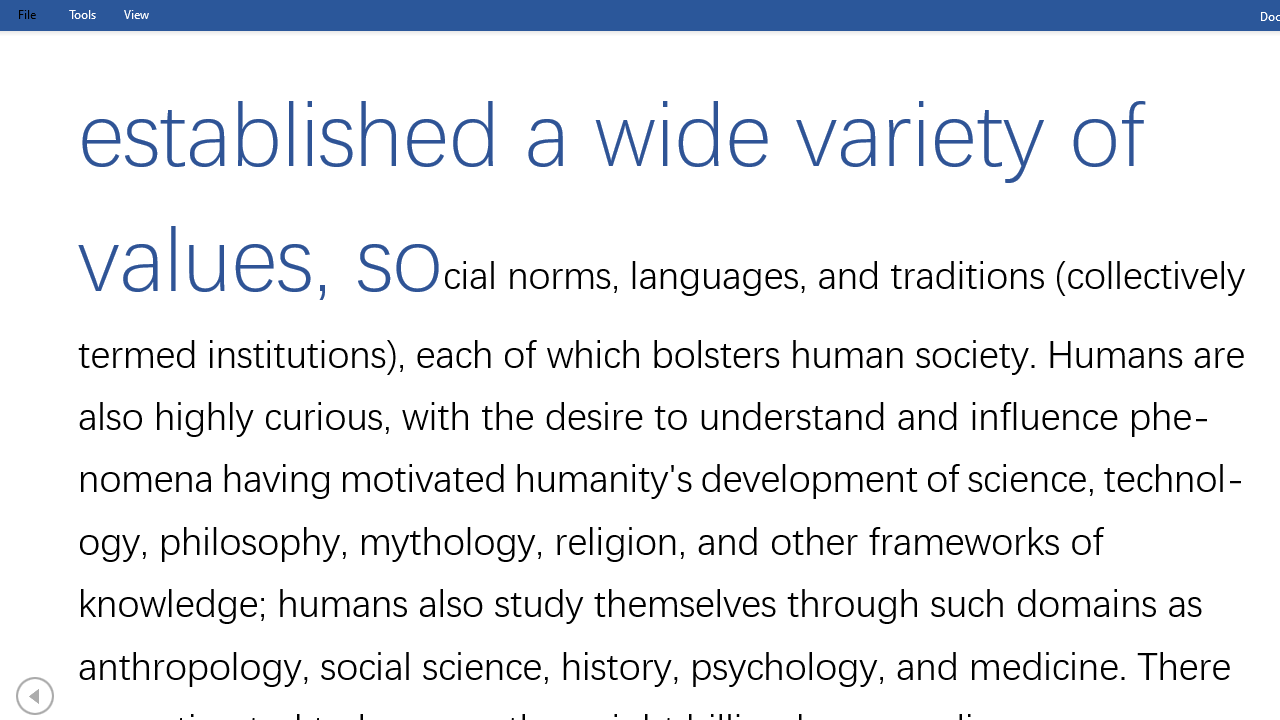  What do you see at coordinates (81, 14) in the screenshot?
I see `'Tools'` at bounding box center [81, 14].